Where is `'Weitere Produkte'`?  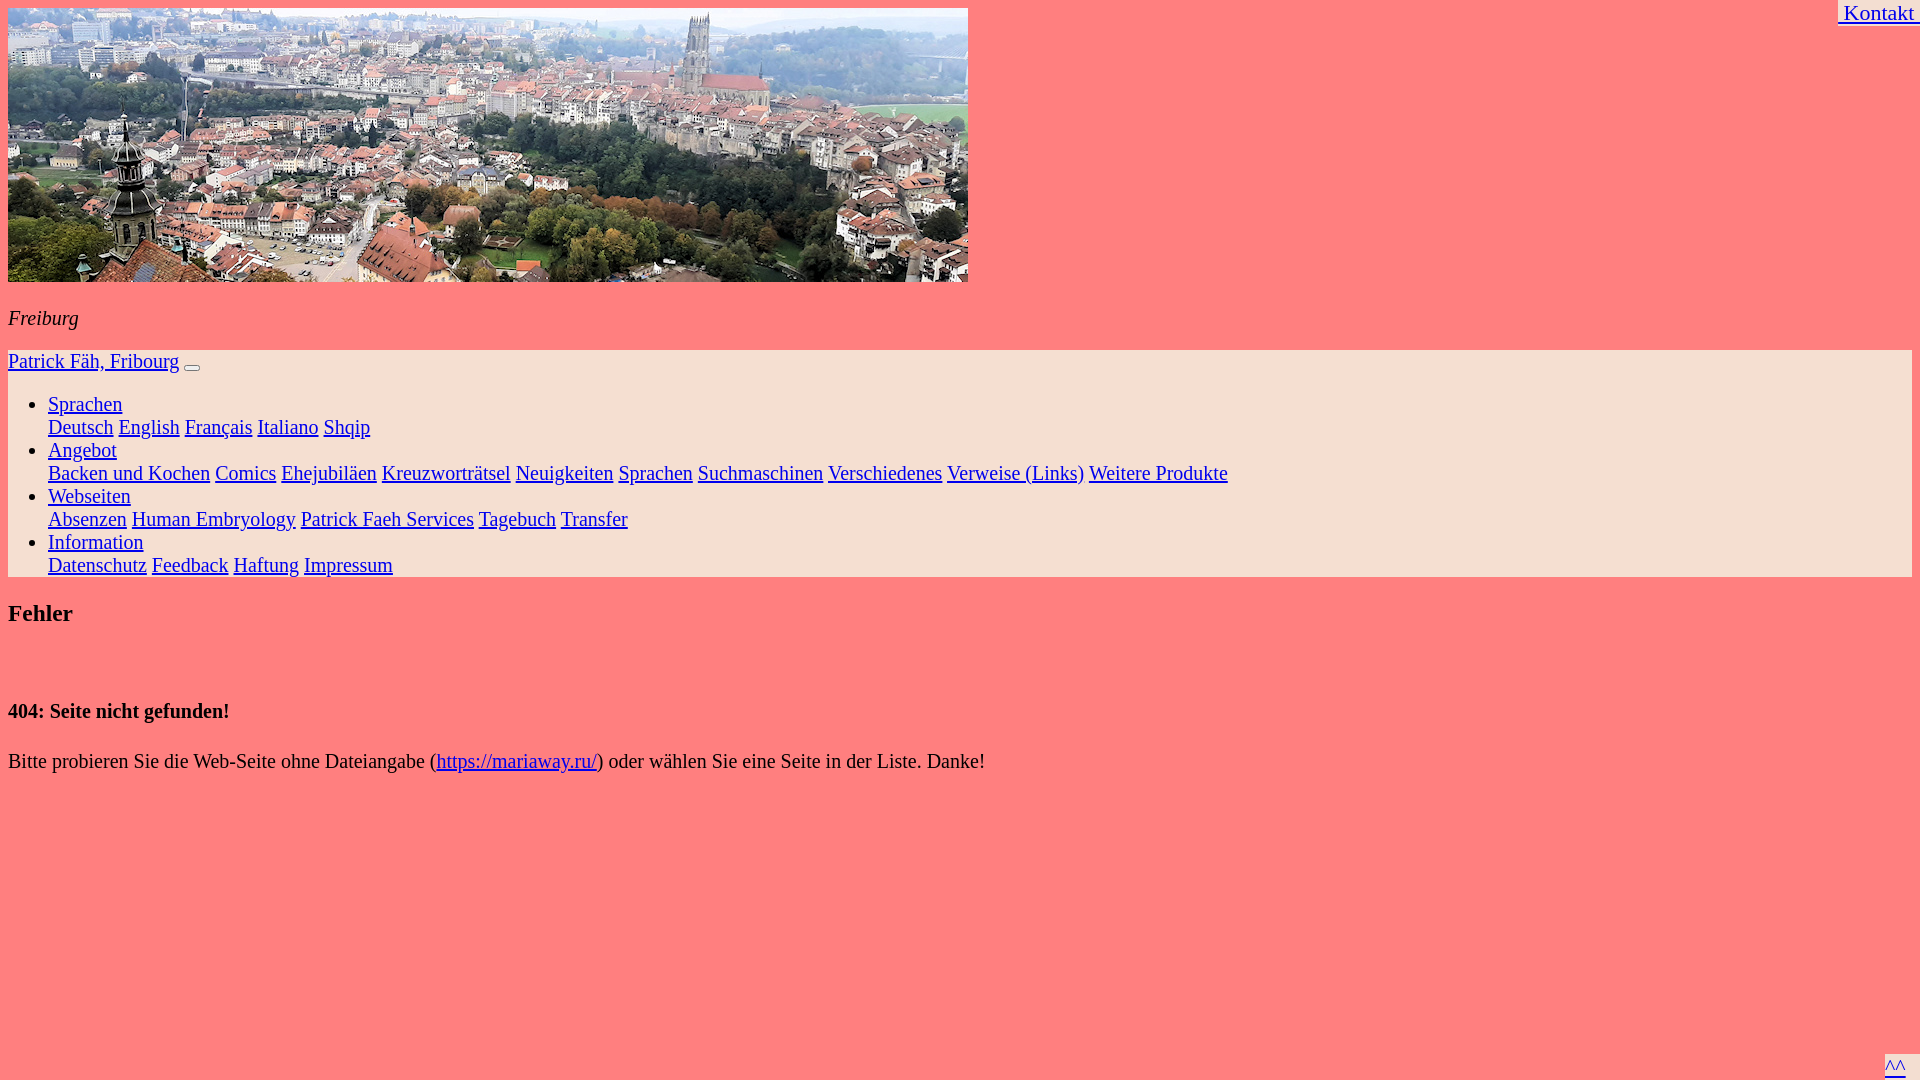 'Weitere Produkte' is located at coordinates (1158, 473).